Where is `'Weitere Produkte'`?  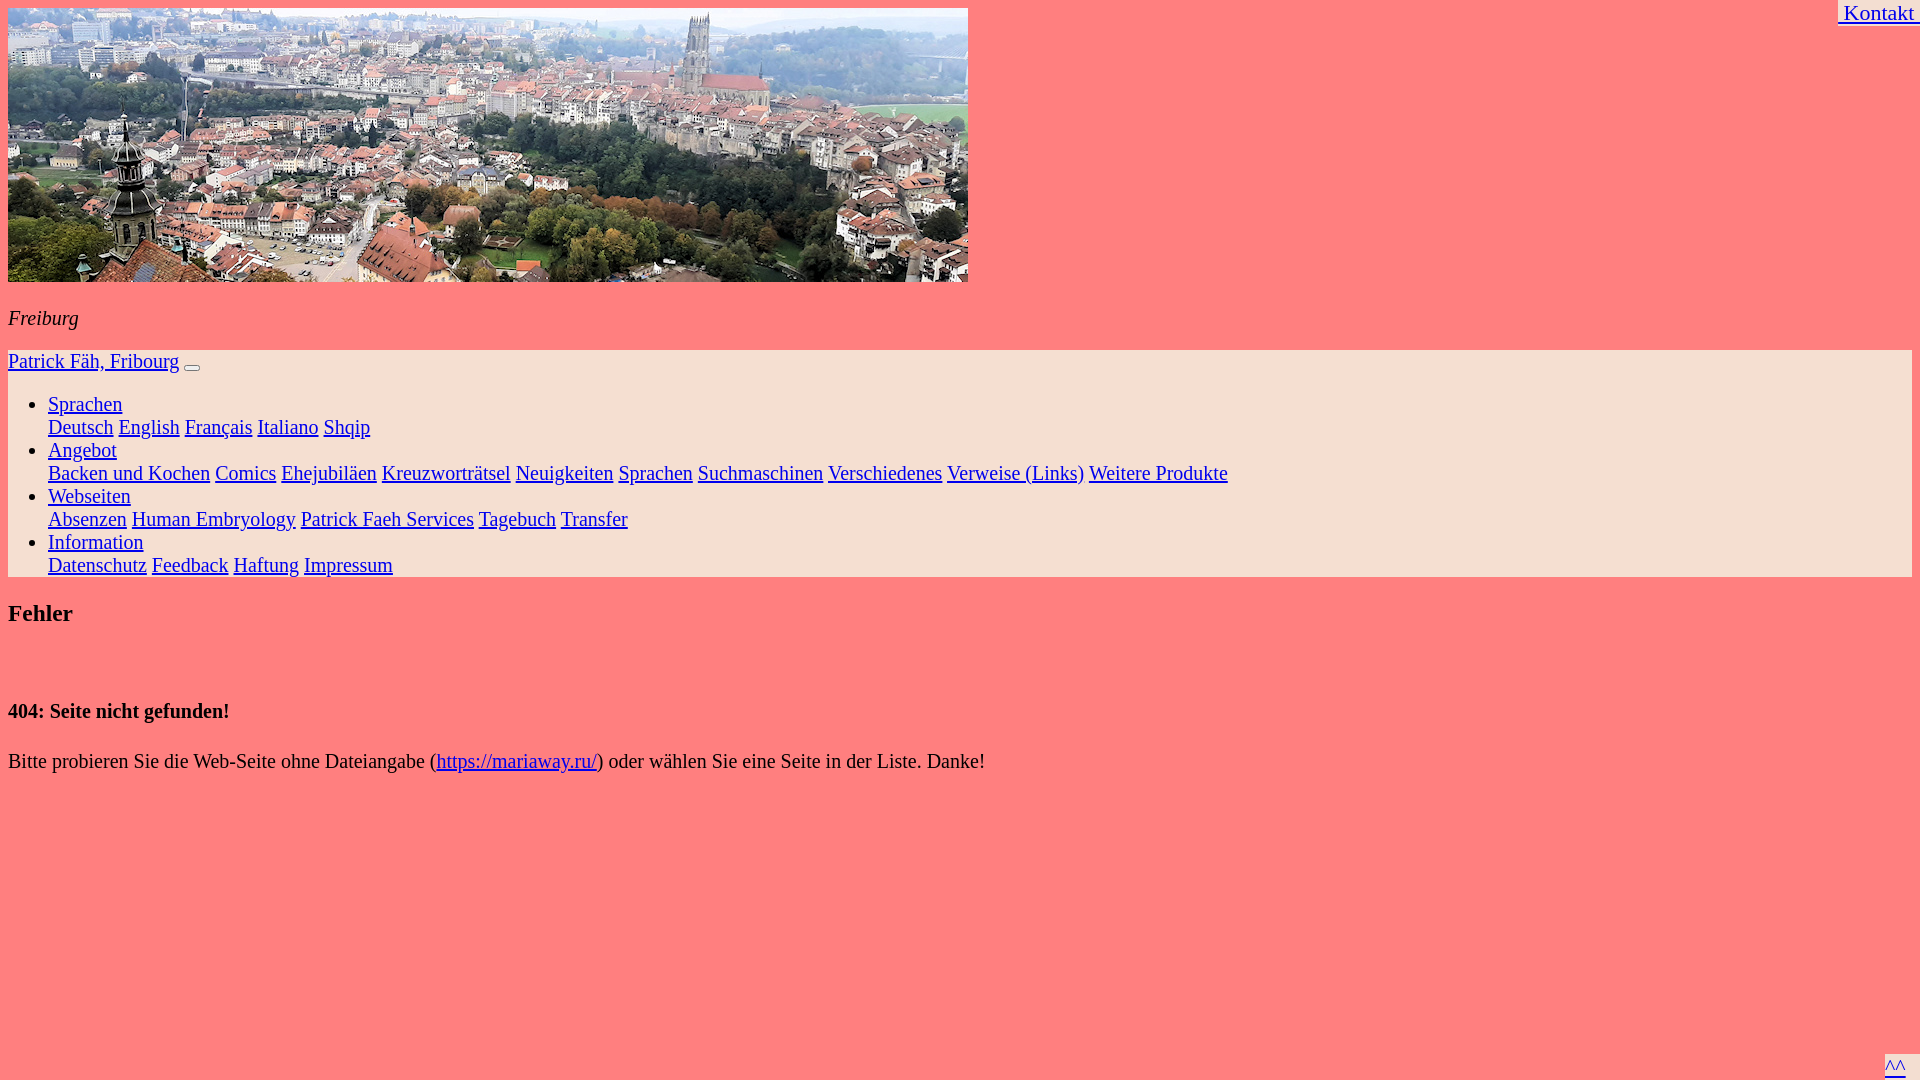 'Weitere Produkte' is located at coordinates (1158, 473).